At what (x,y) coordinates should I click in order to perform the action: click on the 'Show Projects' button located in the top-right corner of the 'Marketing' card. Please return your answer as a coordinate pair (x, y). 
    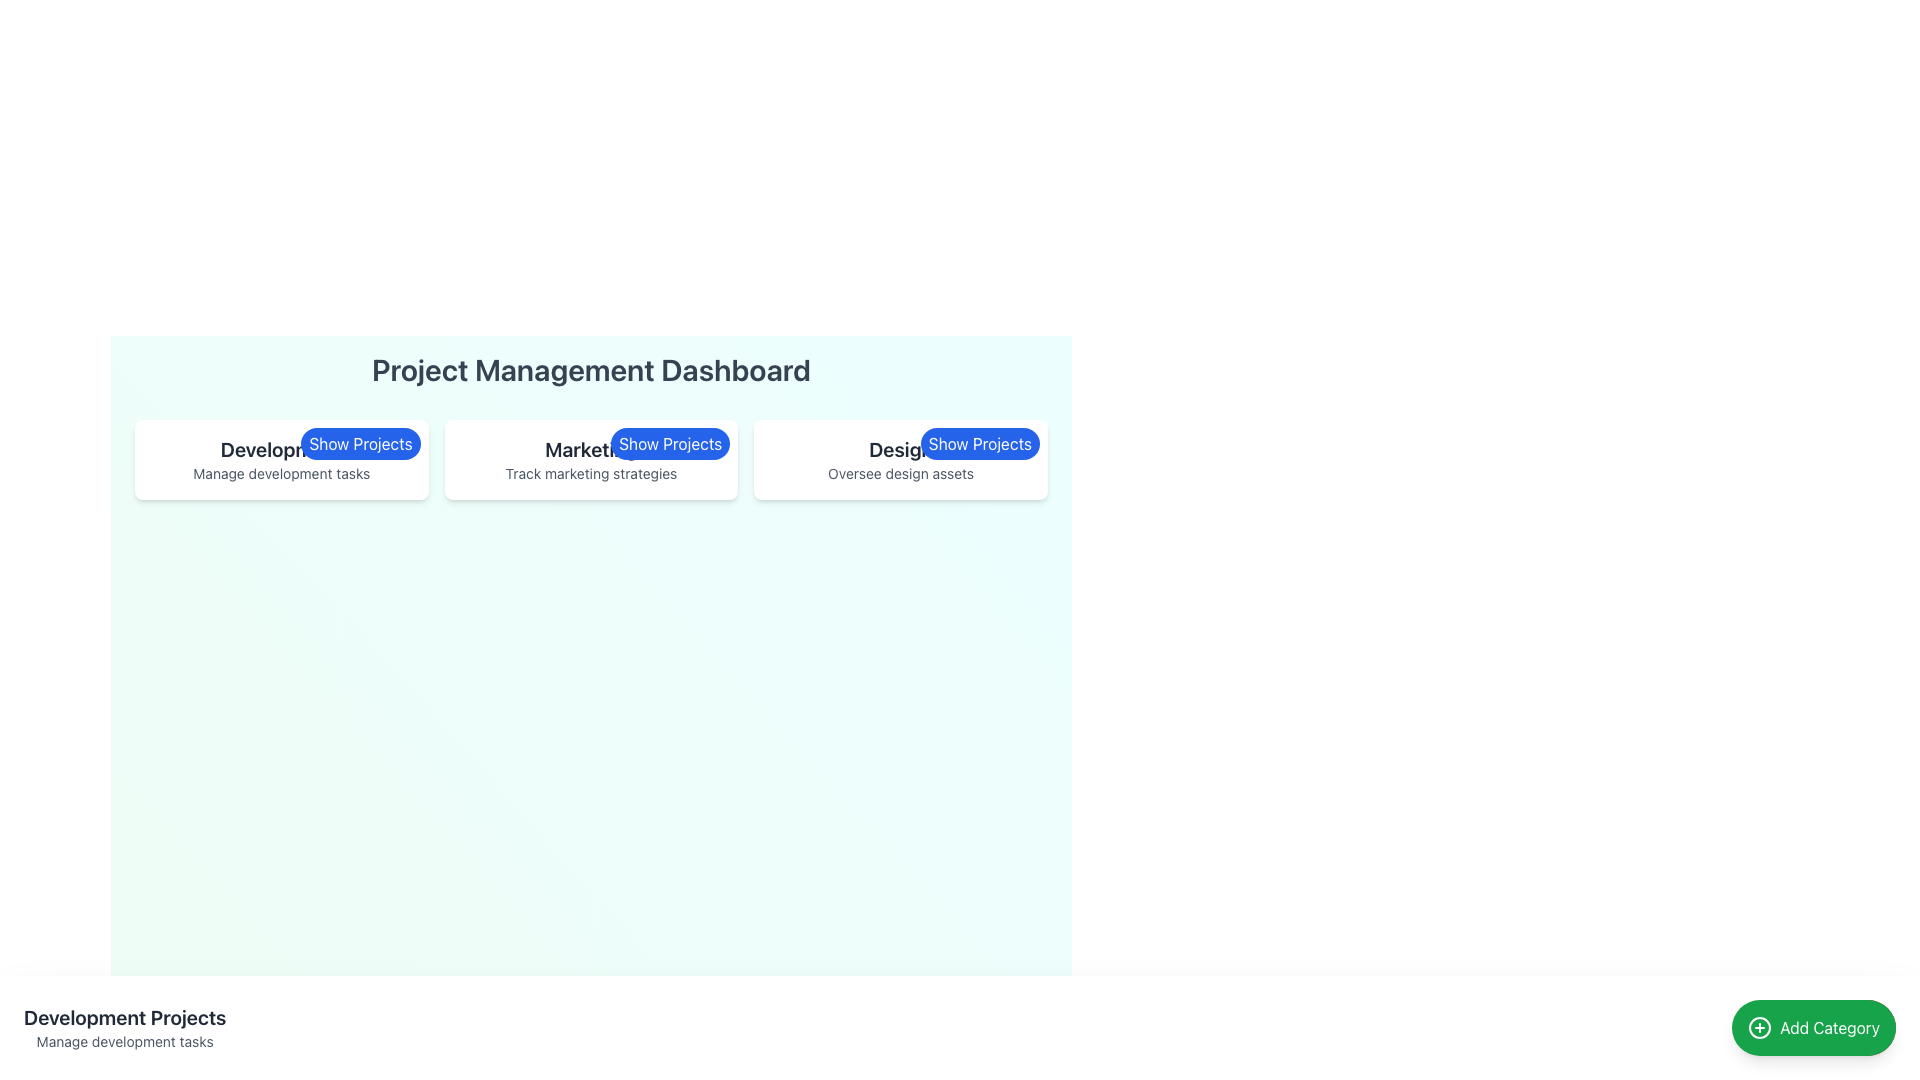
    Looking at the image, I should click on (670, 442).